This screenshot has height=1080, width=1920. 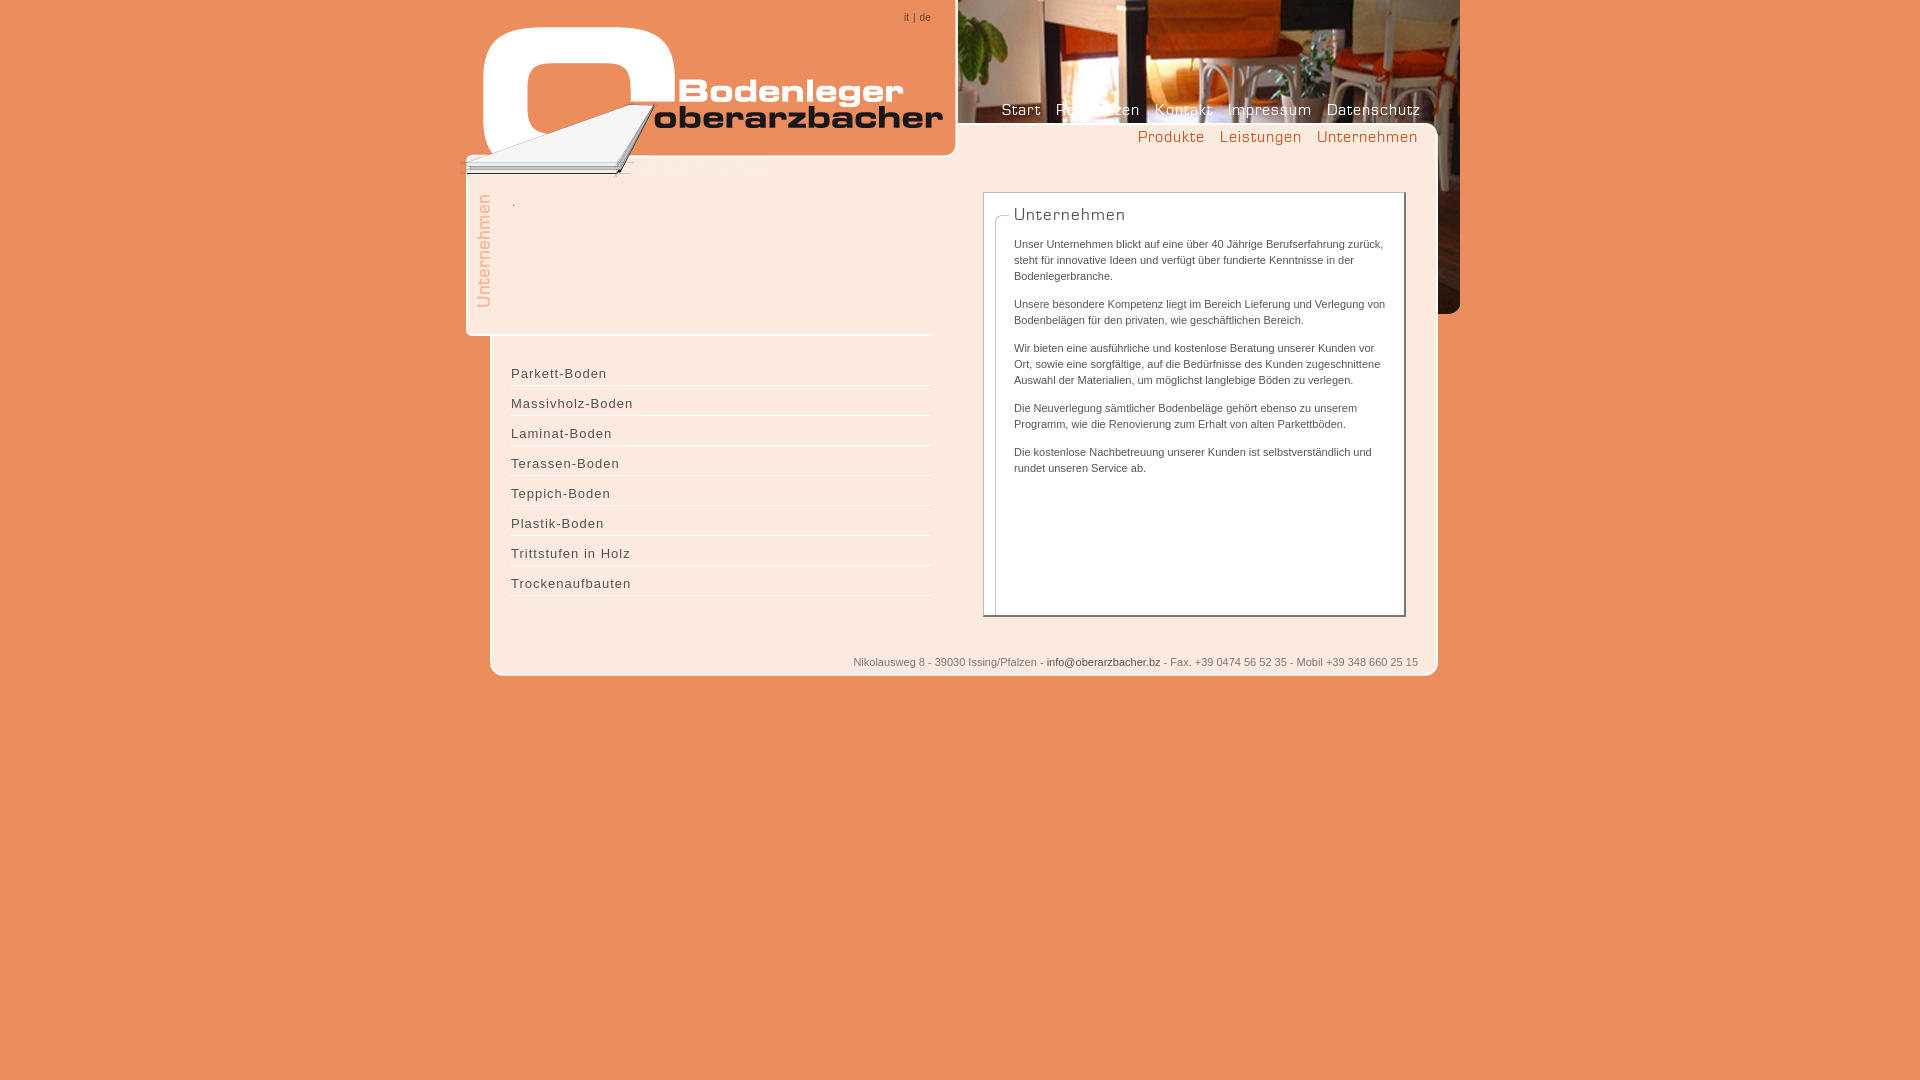 What do you see at coordinates (1171, 141) in the screenshot?
I see `'Produkte'` at bounding box center [1171, 141].